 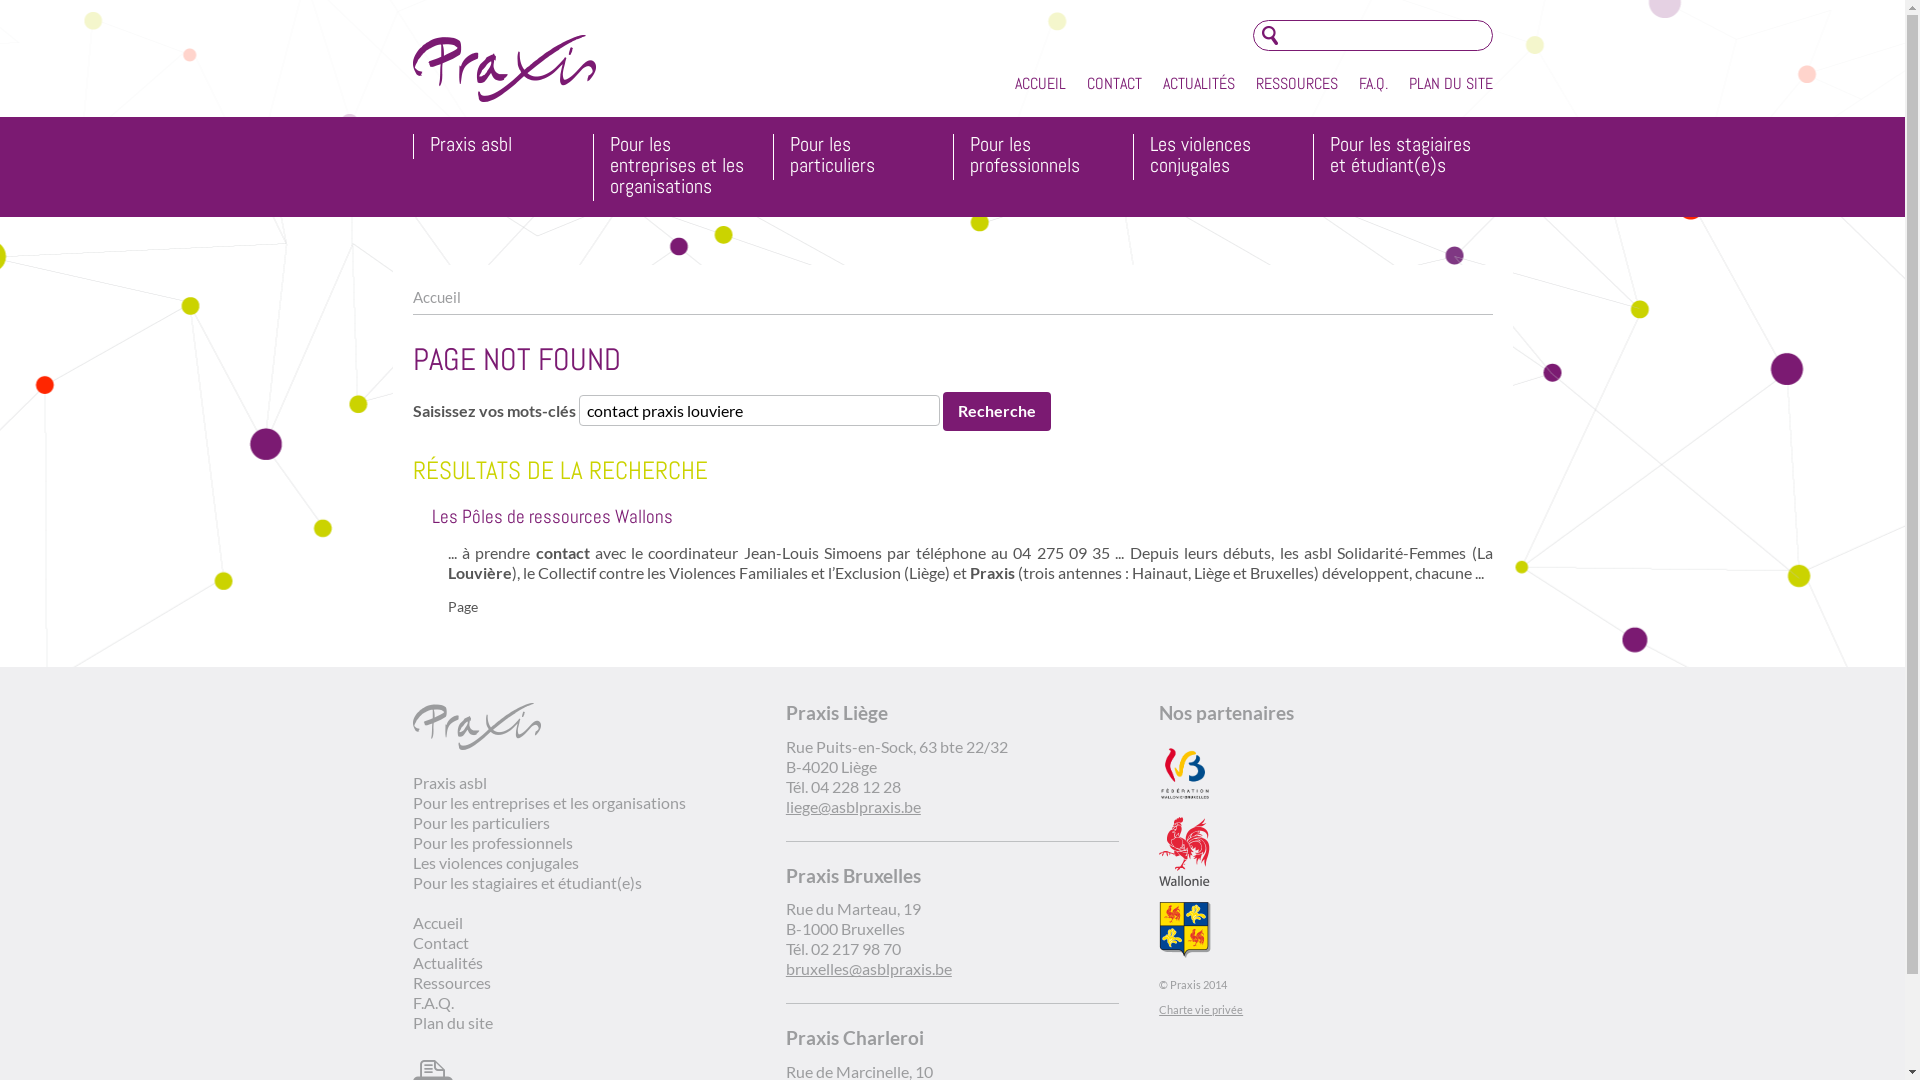 What do you see at coordinates (1296, 83) in the screenshot?
I see `'RESSOURCES'` at bounding box center [1296, 83].